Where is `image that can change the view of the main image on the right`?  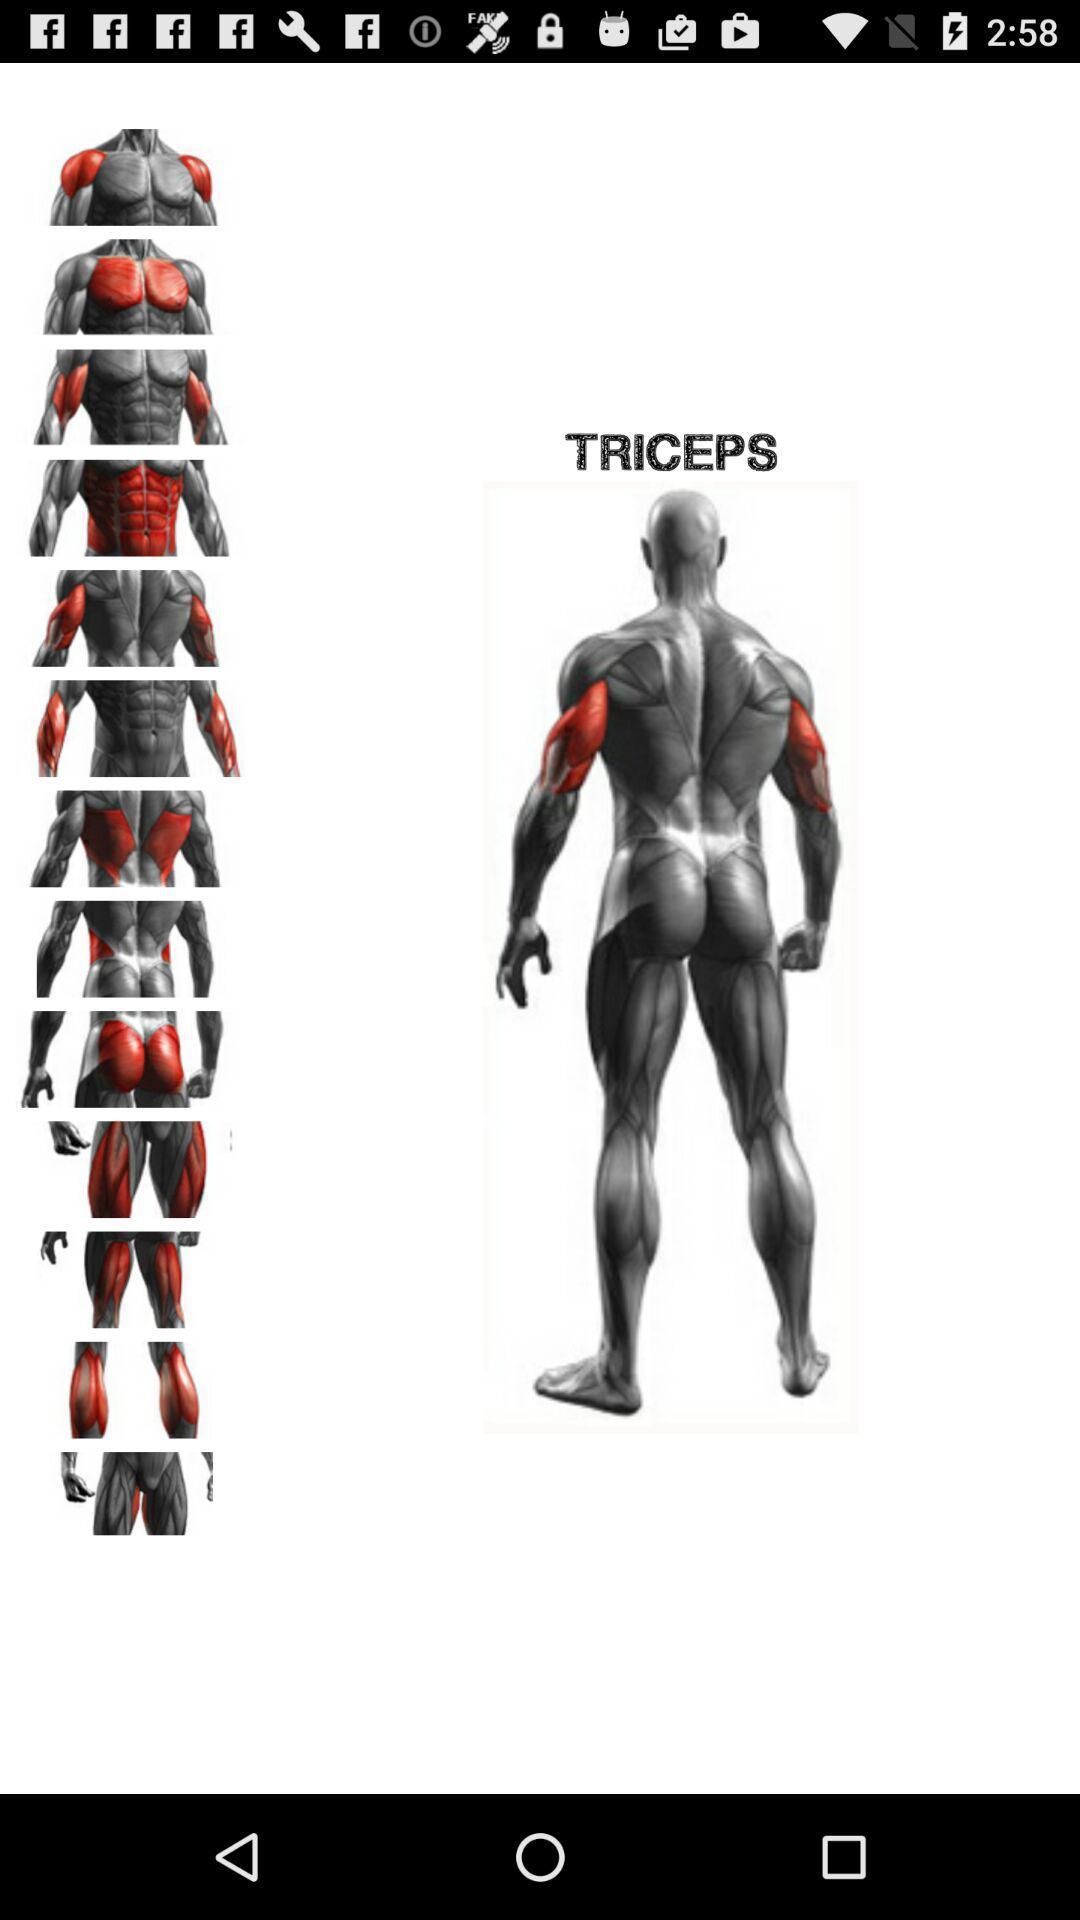 image that can change the view of the main image on the right is located at coordinates (131, 832).